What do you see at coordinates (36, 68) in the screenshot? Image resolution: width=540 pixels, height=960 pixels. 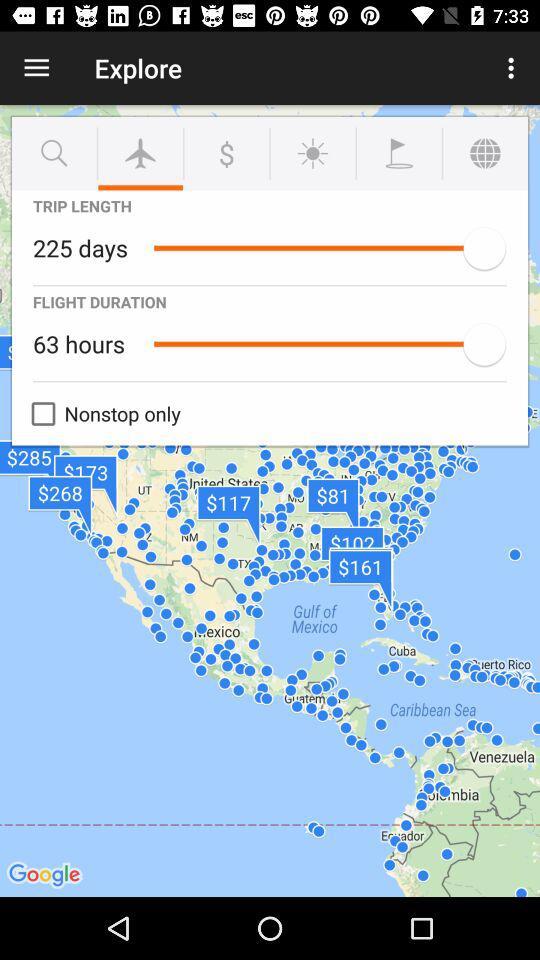 I see `icon next to the explore item` at bounding box center [36, 68].